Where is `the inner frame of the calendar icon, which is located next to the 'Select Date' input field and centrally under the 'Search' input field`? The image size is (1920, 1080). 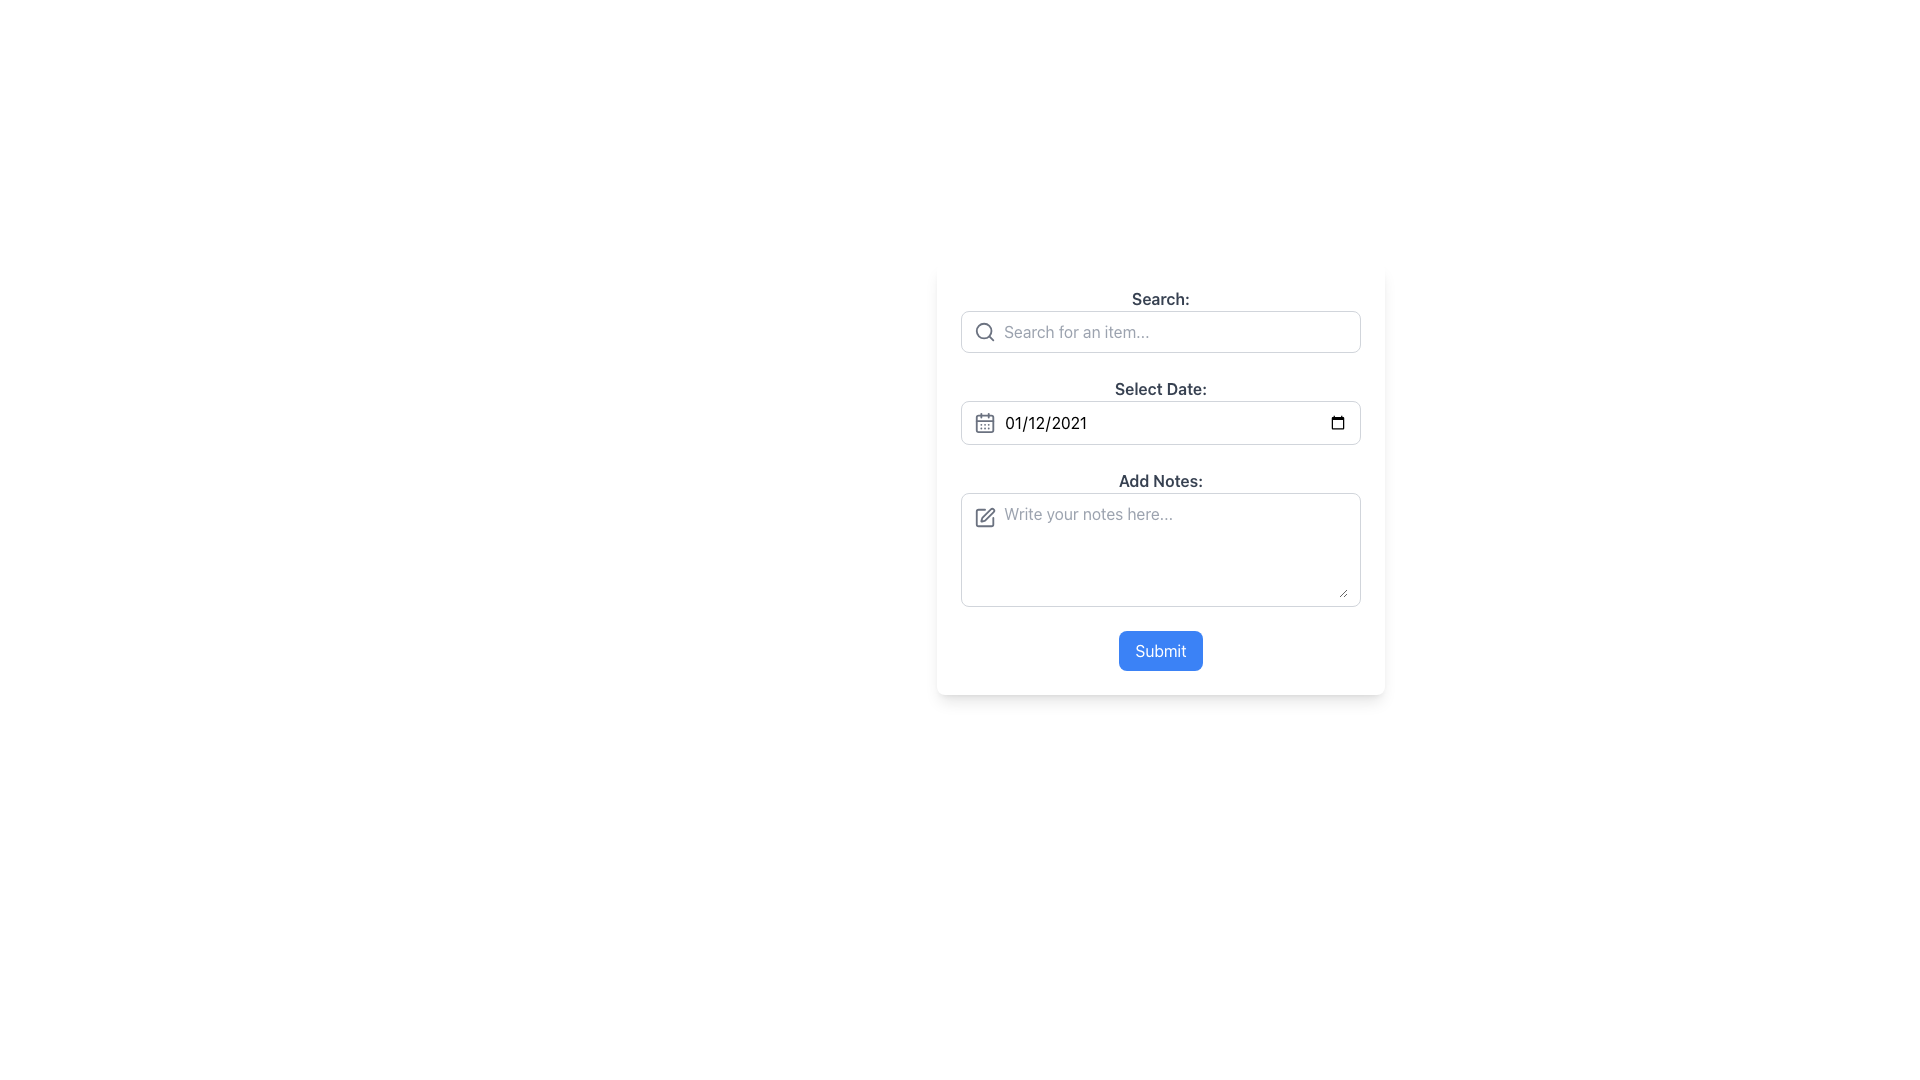
the inner frame of the calendar icon, which is located next to the 'Select Date' input field and centrally under the 'Search' input field is located at coordinates (984, 422).